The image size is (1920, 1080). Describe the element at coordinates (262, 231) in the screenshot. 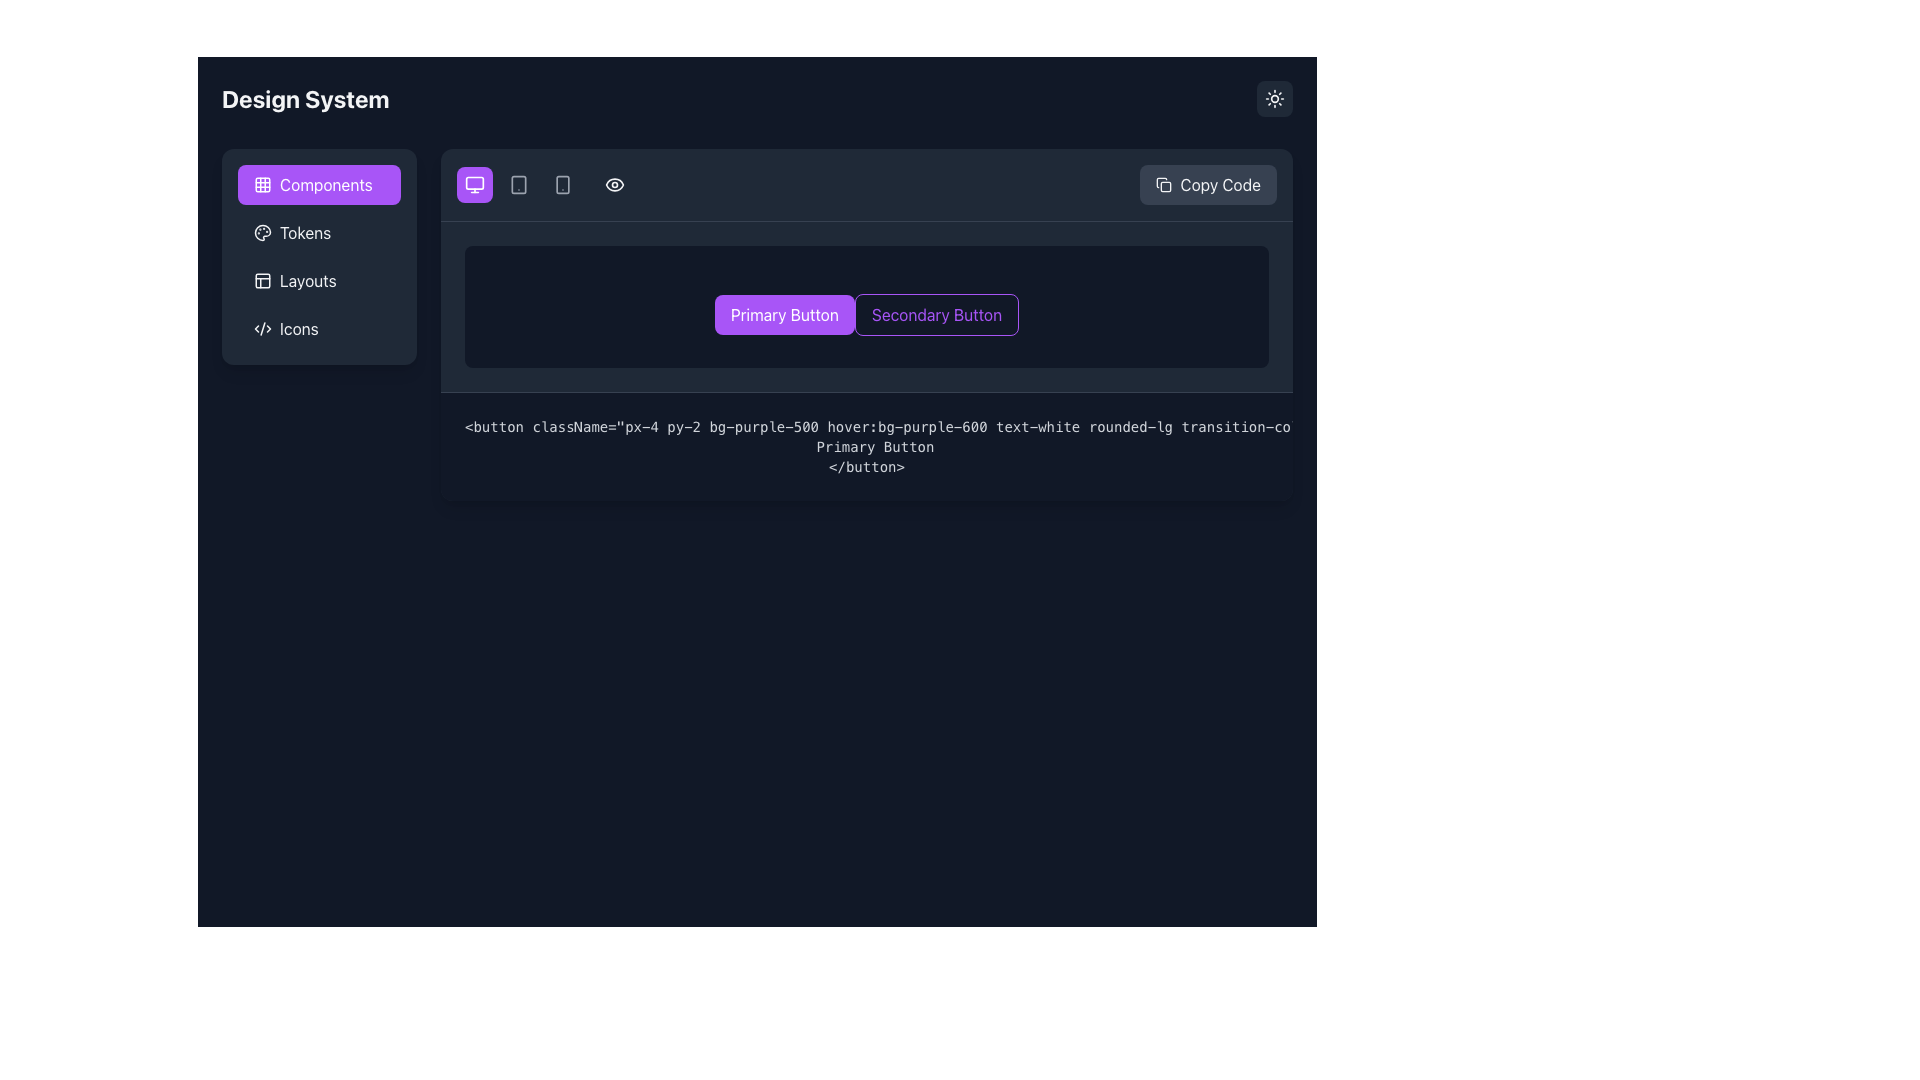

I see `the 'tokens' icon located in the left-side navigation panel, which is positioned next to the text 'tokens' in the menu group` at that location.